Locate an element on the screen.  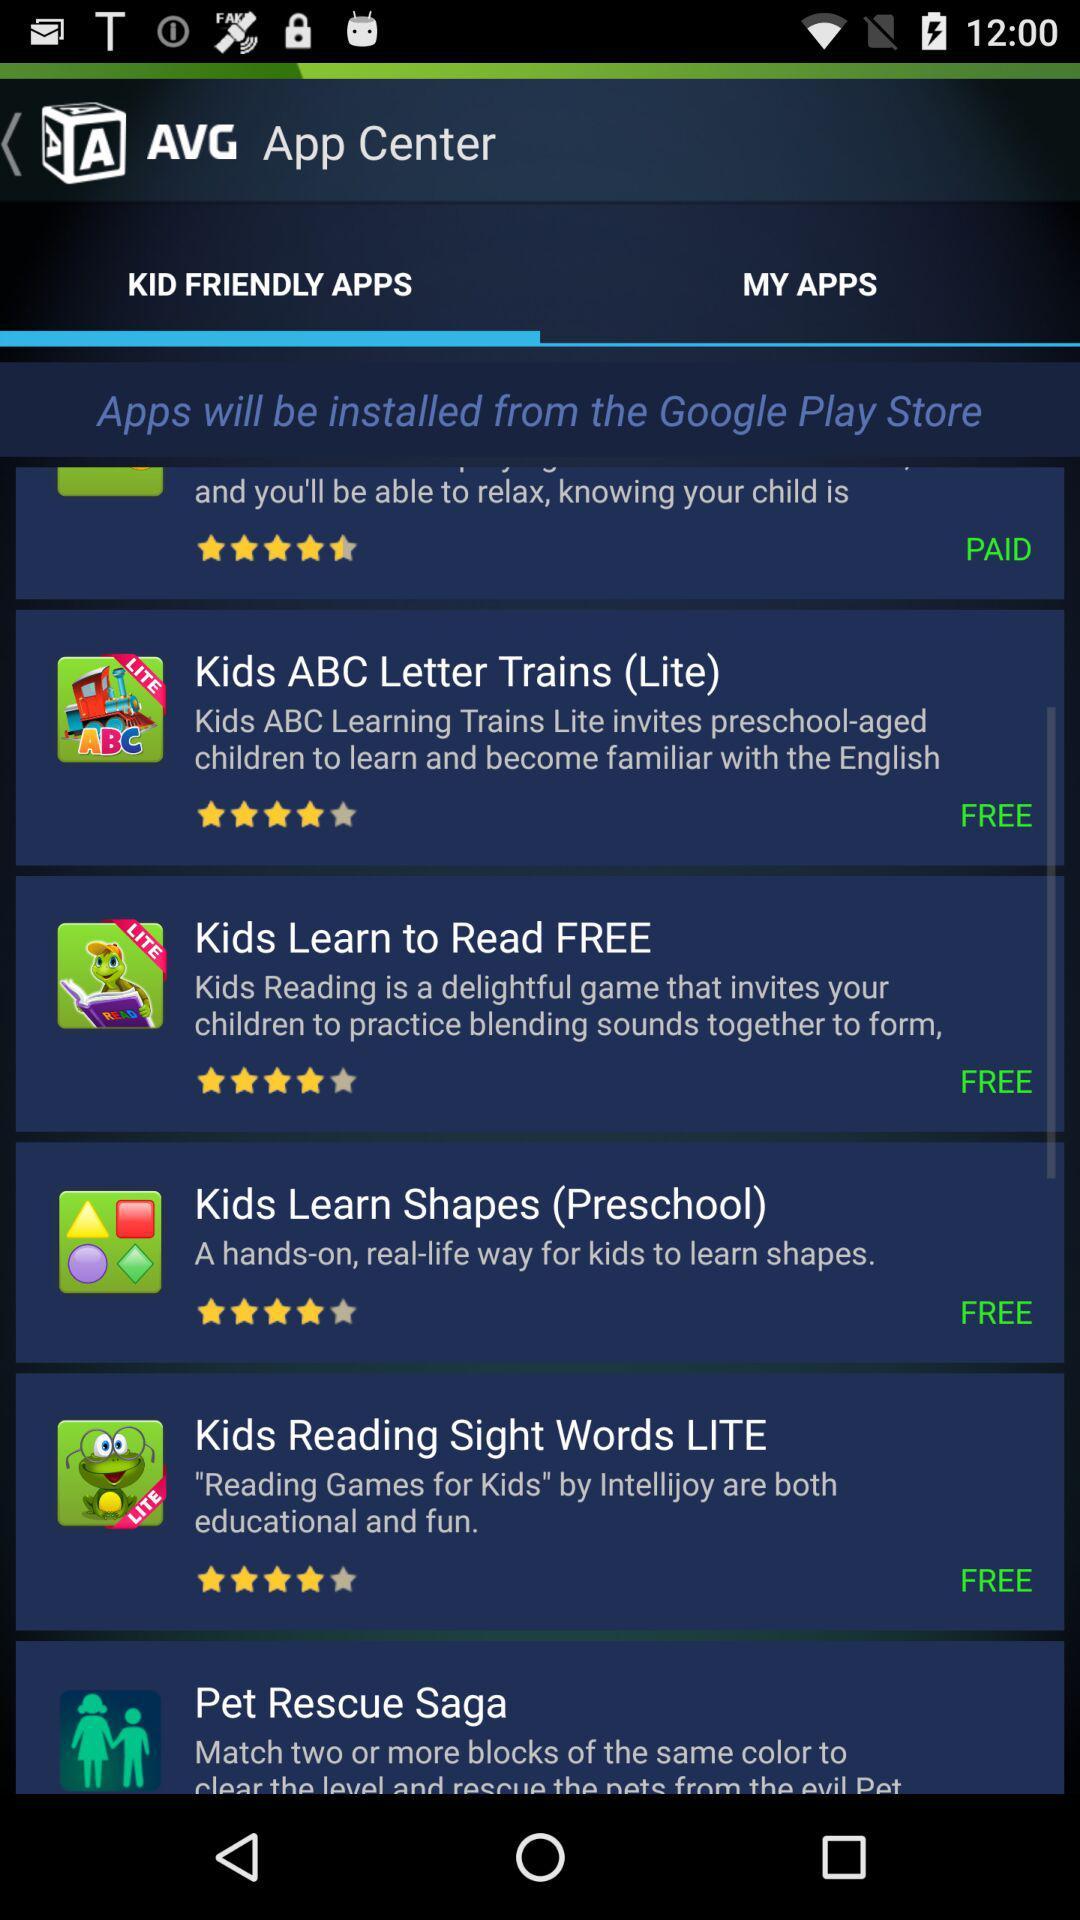
the item below the kids reading sight icon is located at coordinates (612, 1501).